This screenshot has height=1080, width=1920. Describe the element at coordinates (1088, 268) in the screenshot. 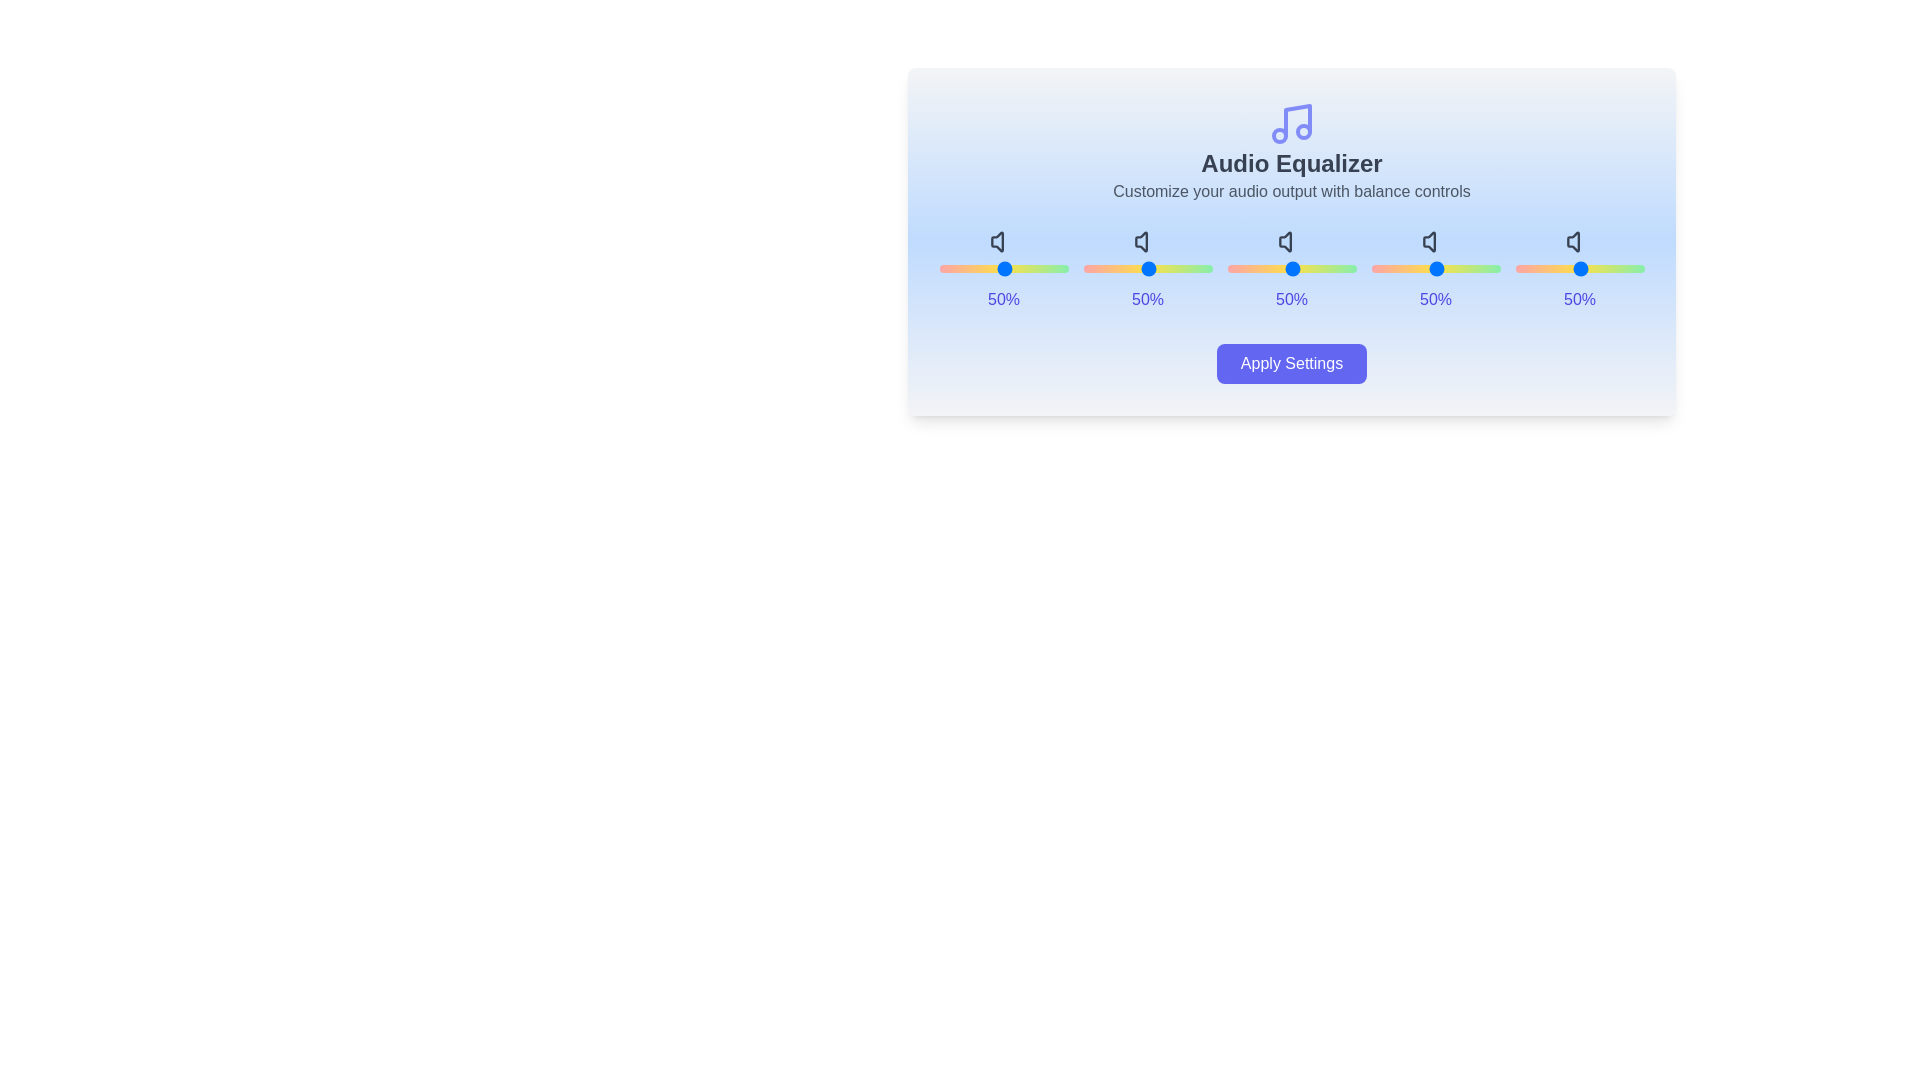

I see `the slider for band 0 to 85%` at that location.